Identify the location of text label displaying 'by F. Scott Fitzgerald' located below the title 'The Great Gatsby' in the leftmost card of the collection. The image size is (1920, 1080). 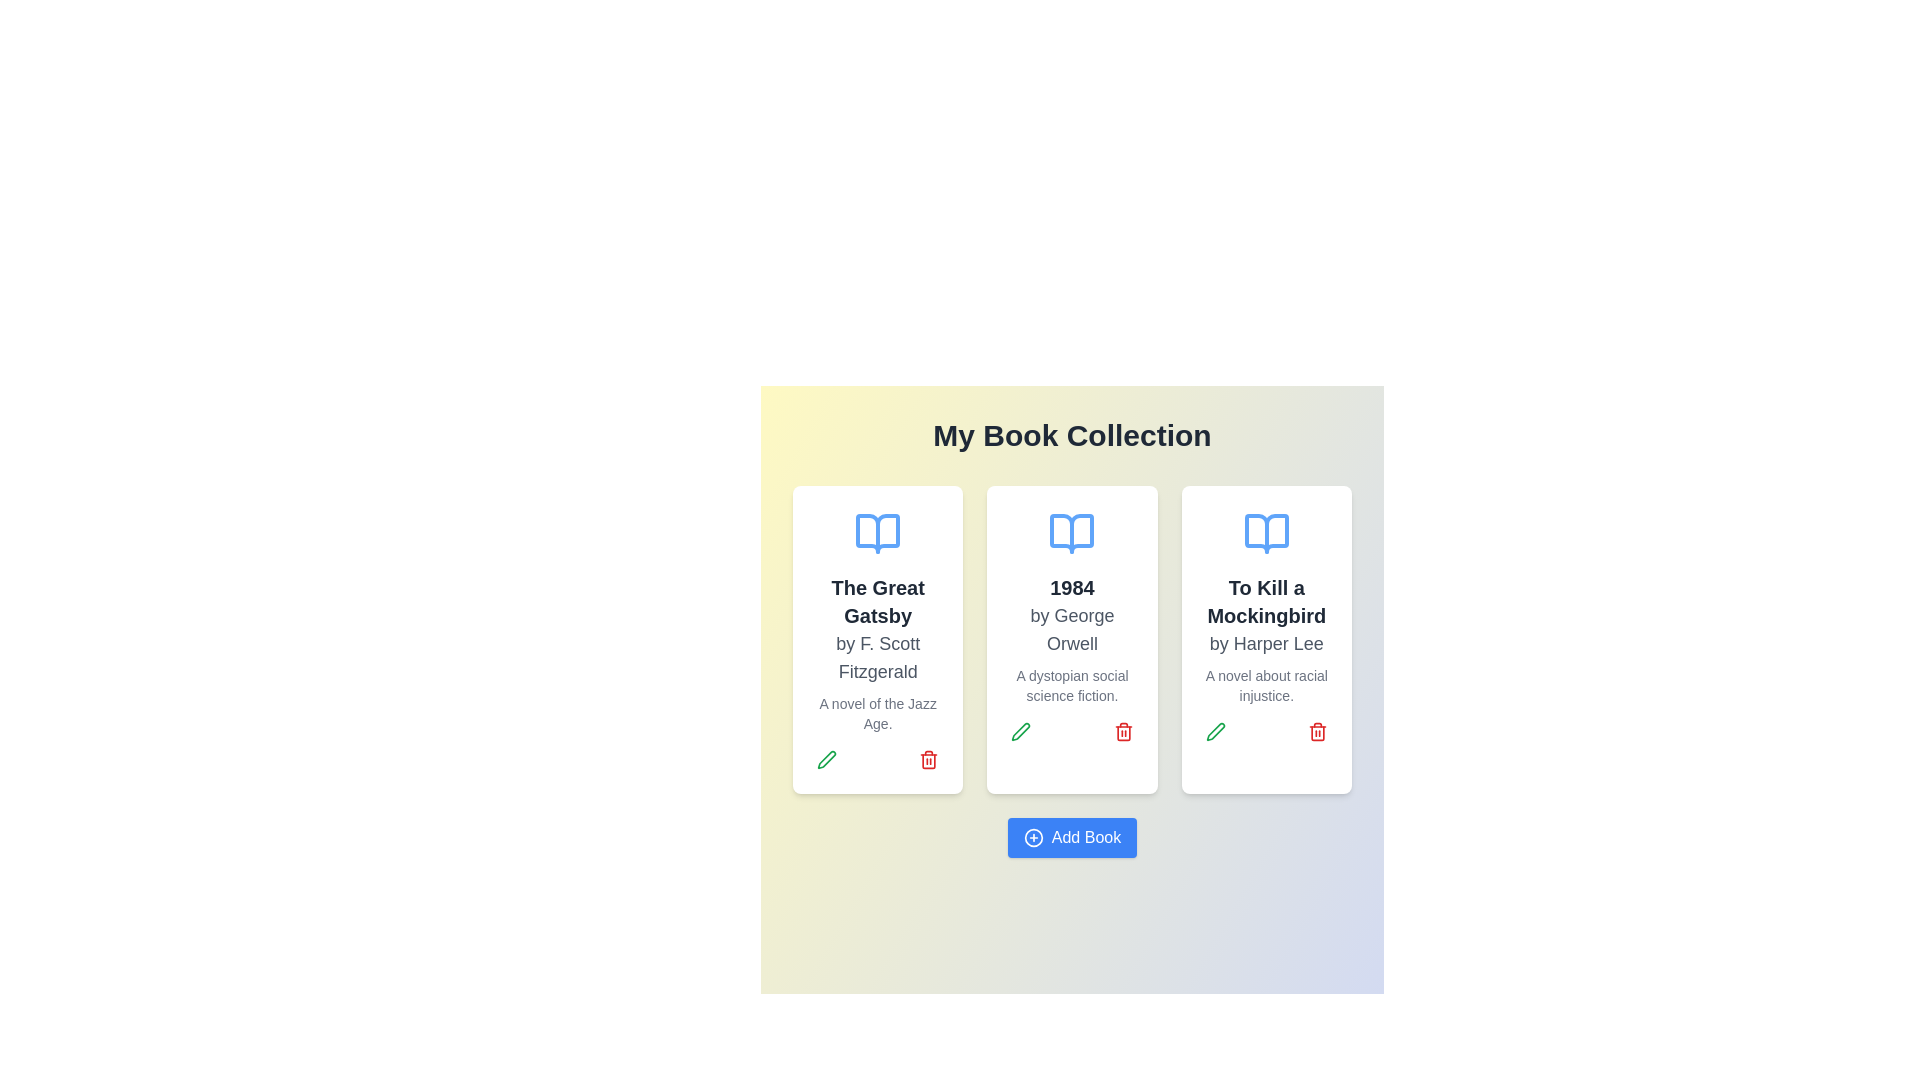
(878, 658).